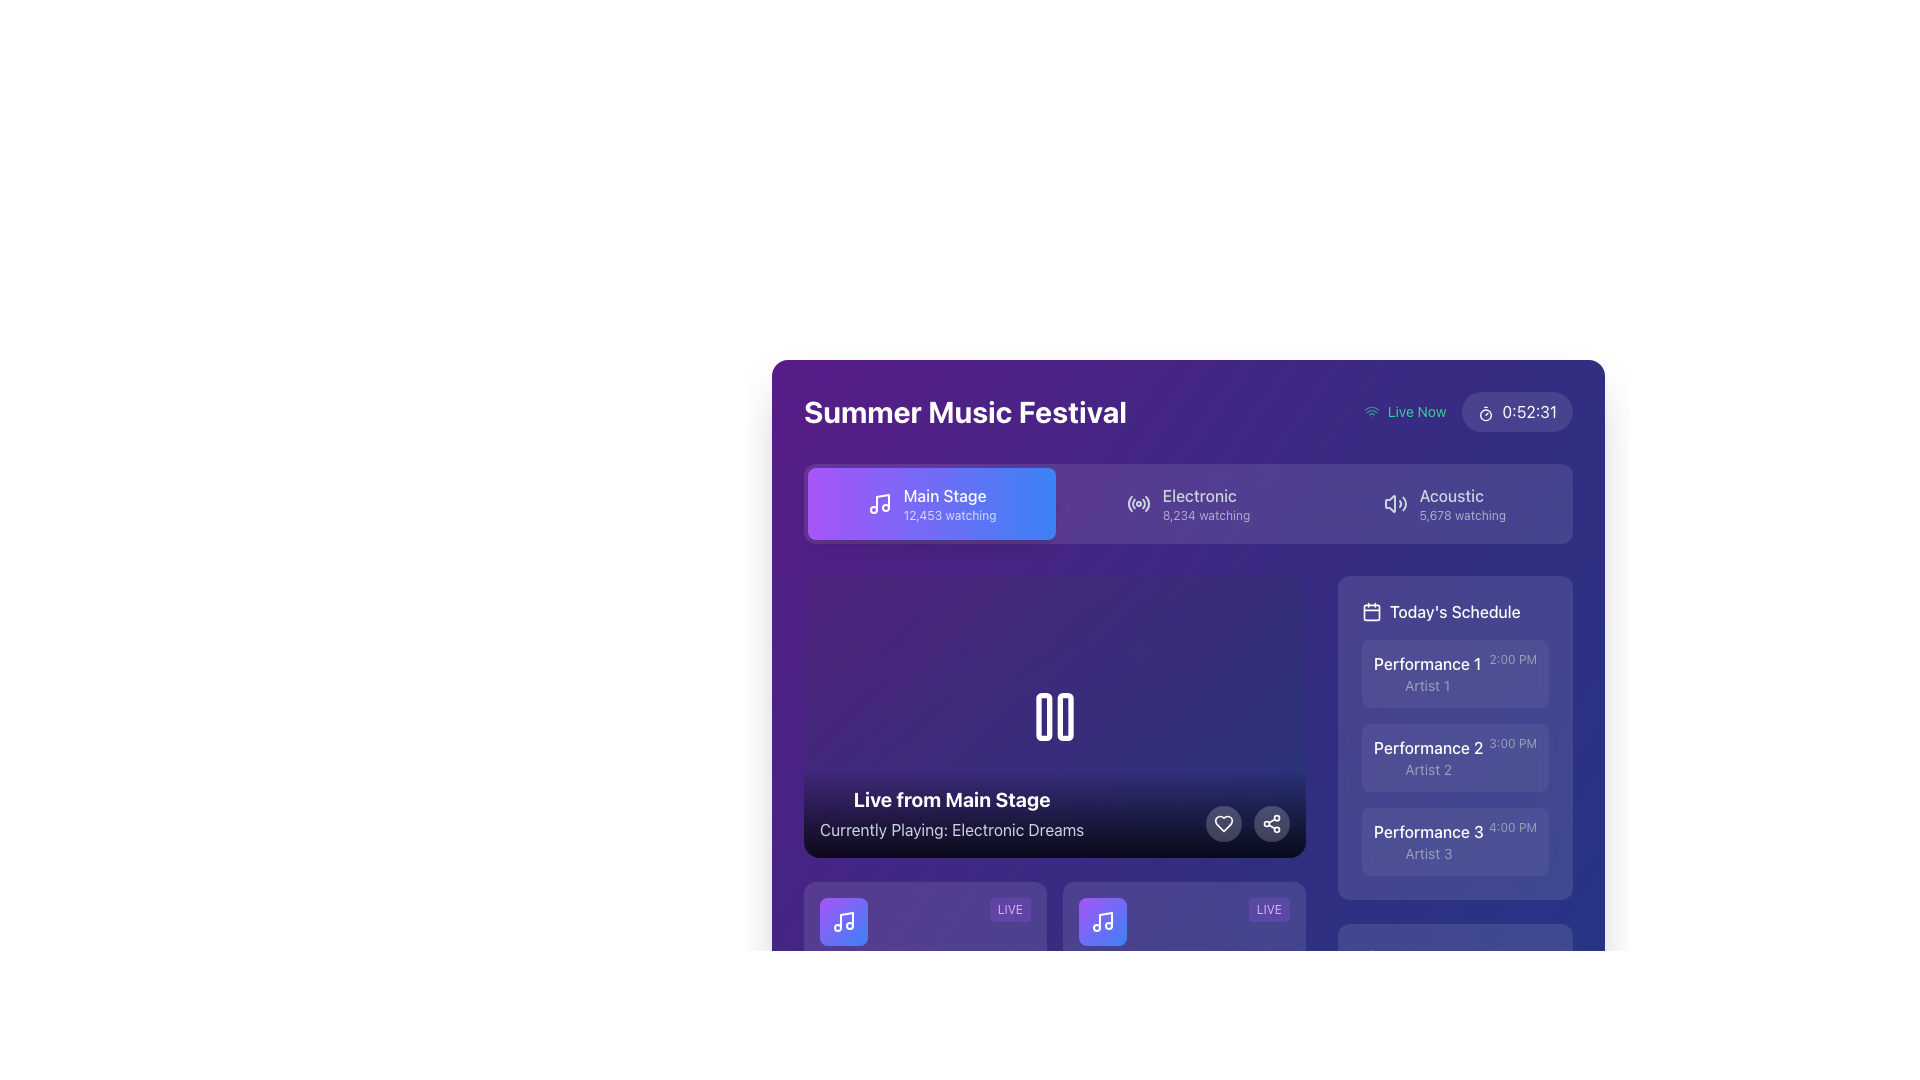  Describe the element at coordinates (1427, 841) in the screenshot. I see `the text element displaying 'Performance 3' and 'Artist 3' within the 'Today's Schedule' section, which has a dark purple background and is located in the bottom-right corner of the interface` at that location.